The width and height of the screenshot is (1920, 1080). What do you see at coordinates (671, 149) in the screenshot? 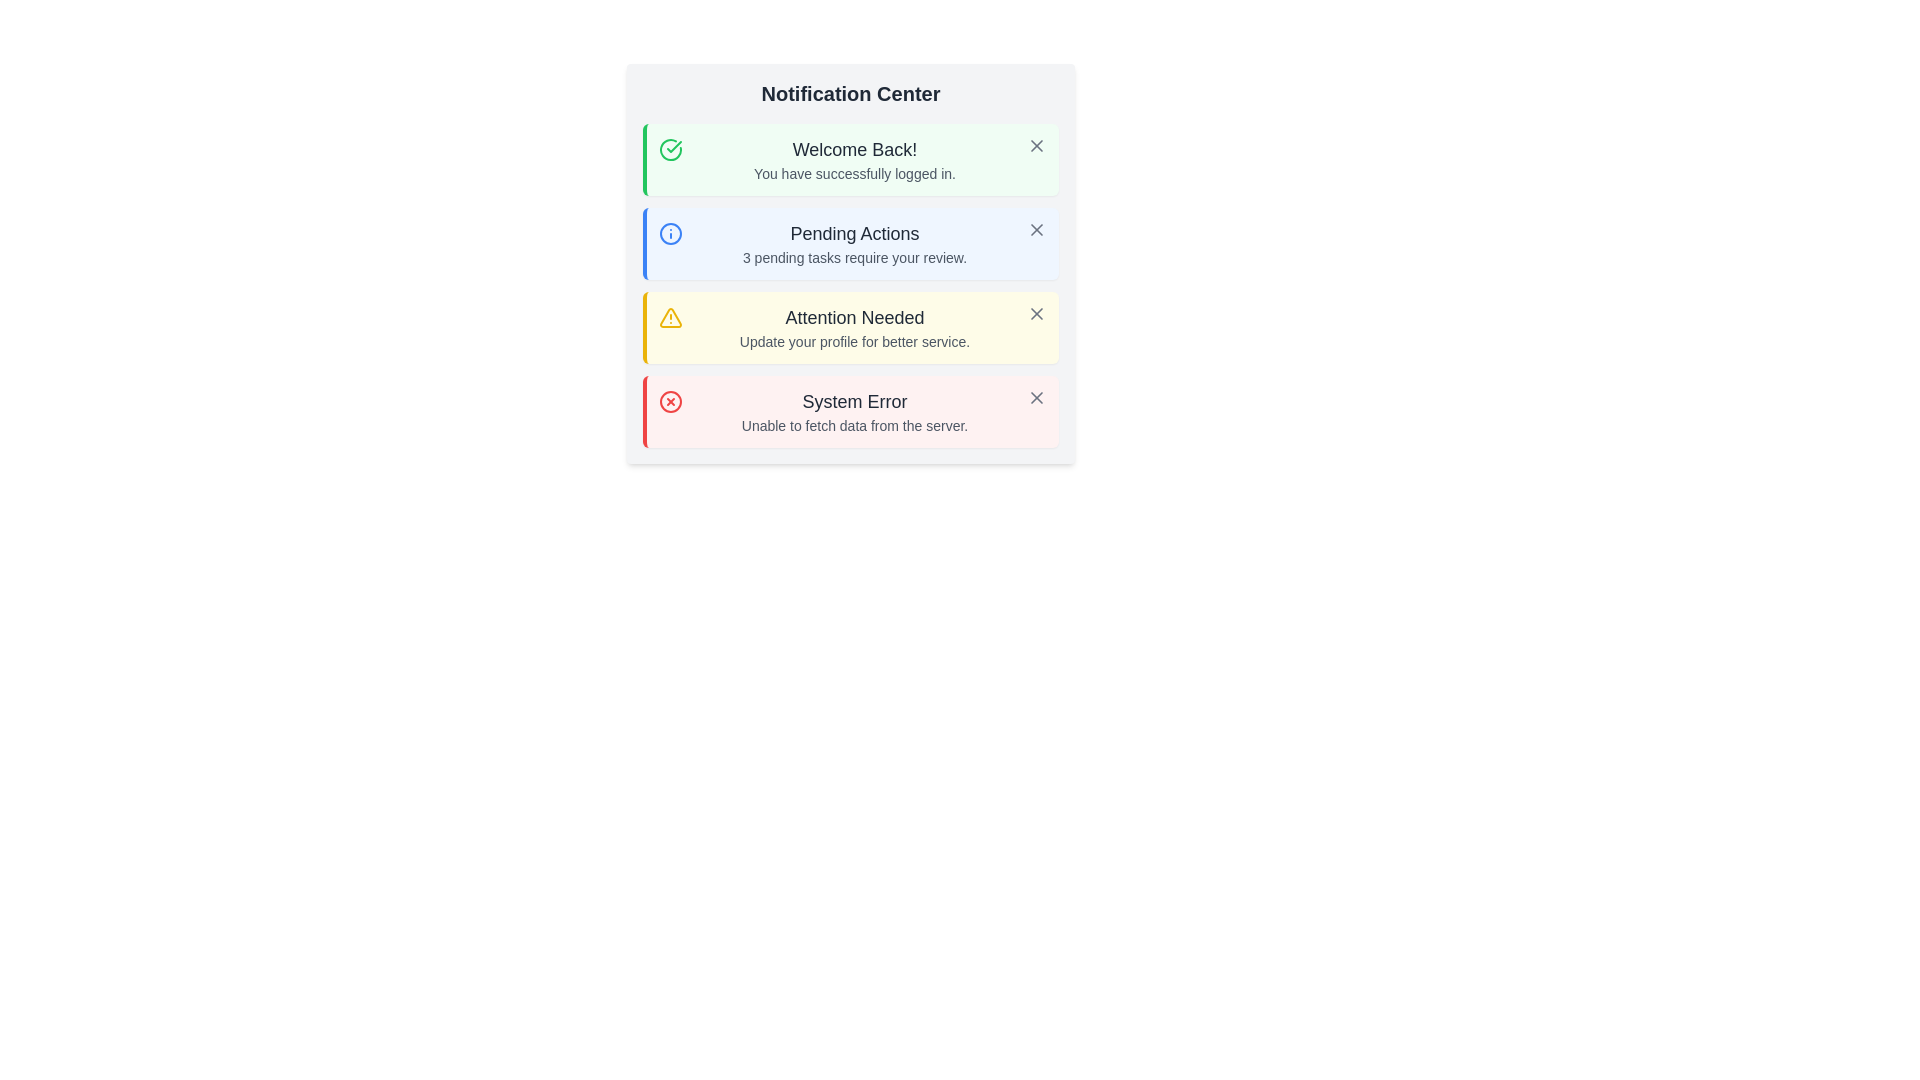
I see `the green checkmark icon embedded within the notification box at the top of the list, located to the left of the text 'Welcome Back!'` at bounding box center [671, 149].